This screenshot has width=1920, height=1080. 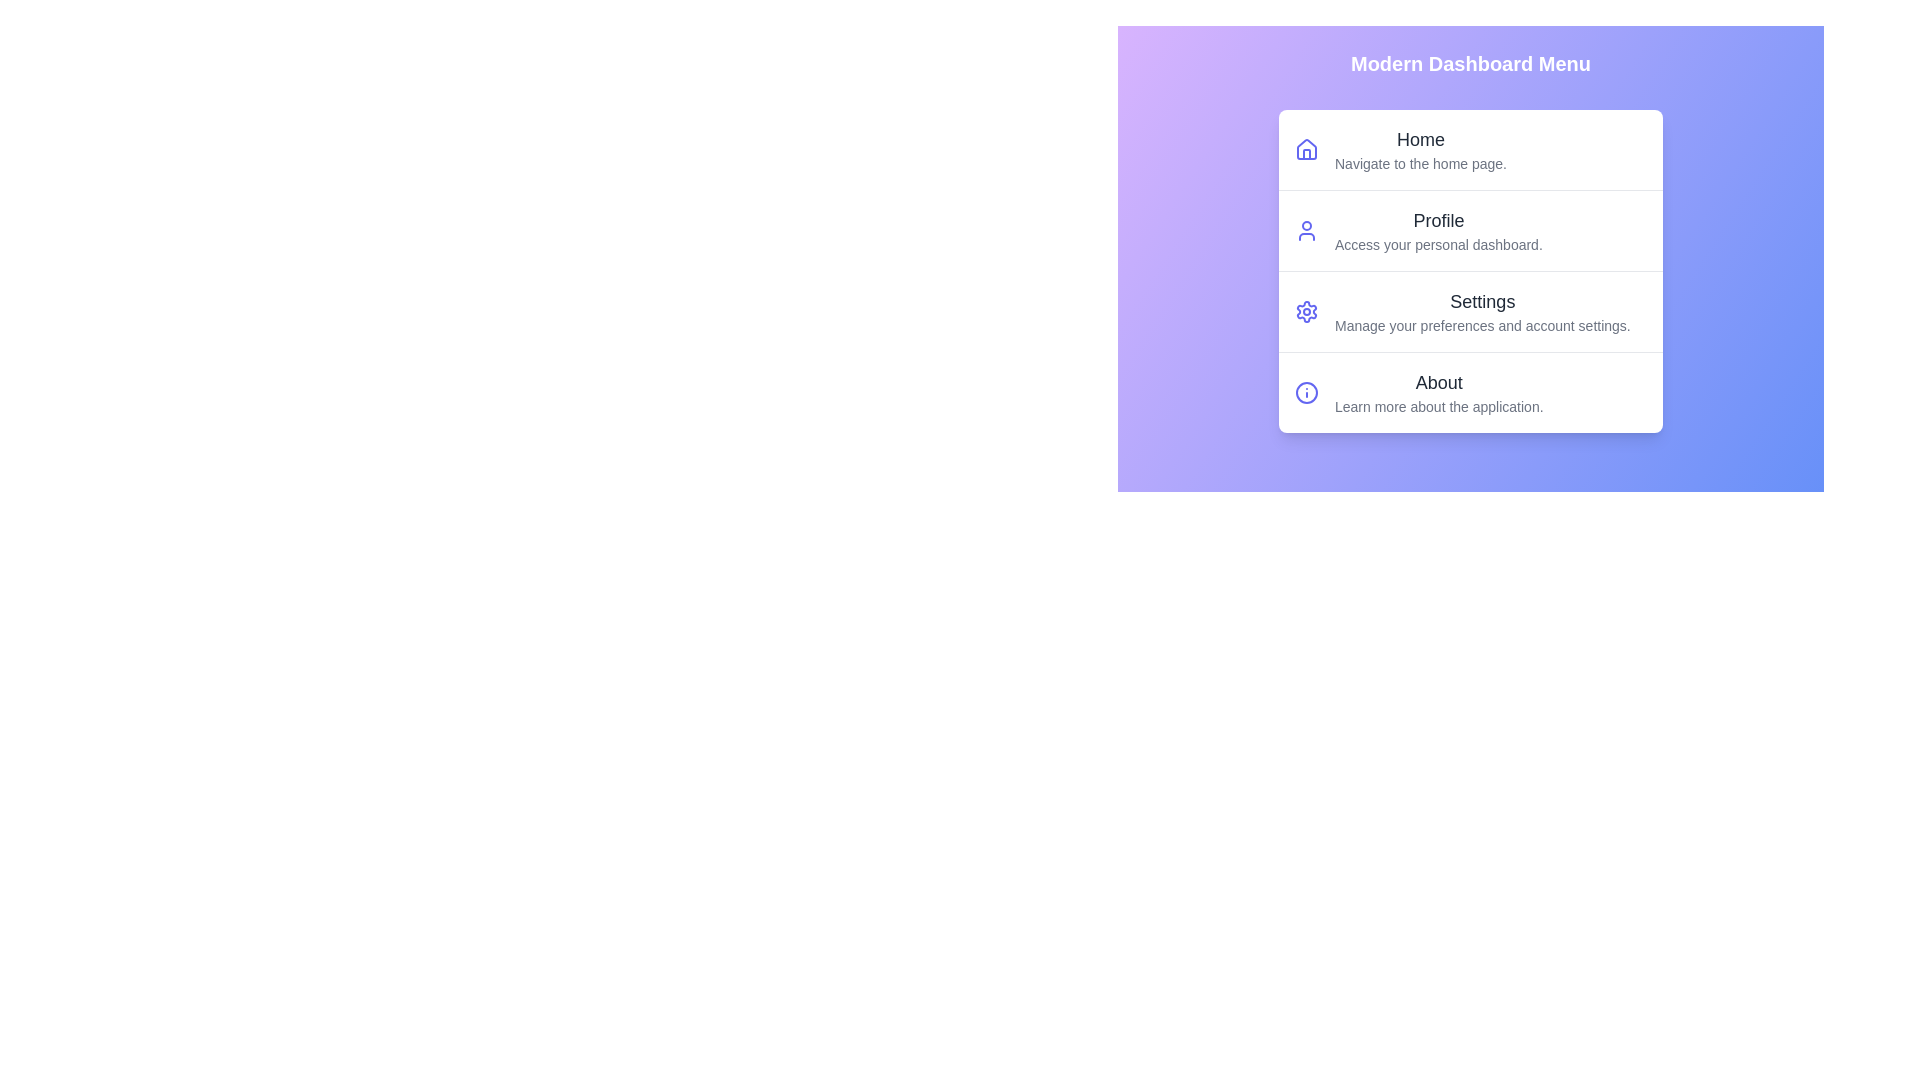 What do you see at coordinates (1470, 311) in the screenshot?
I see `the menu item corresponding to Settings` at bounding box center [1470, 311].